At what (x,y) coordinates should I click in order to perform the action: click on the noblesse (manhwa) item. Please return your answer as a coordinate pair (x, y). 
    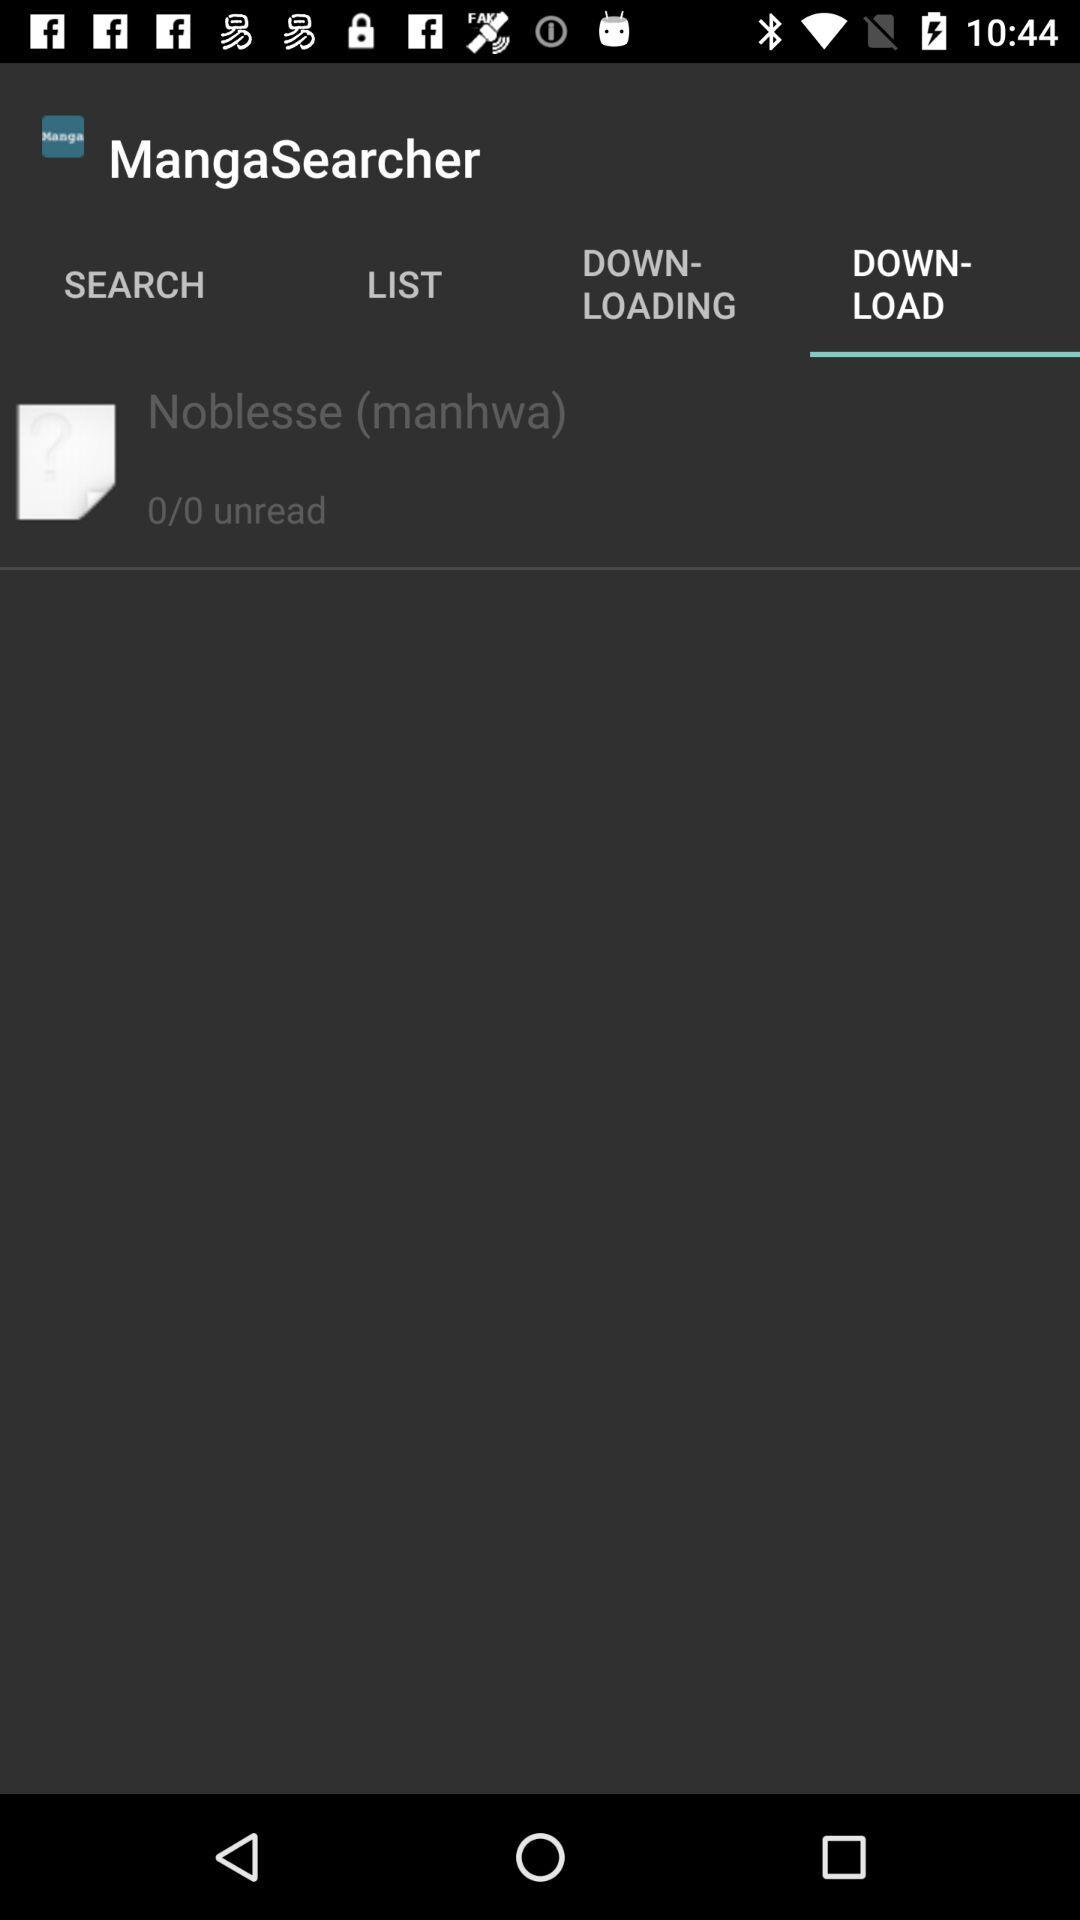
    Looking at the image, I should click on (540, 408).